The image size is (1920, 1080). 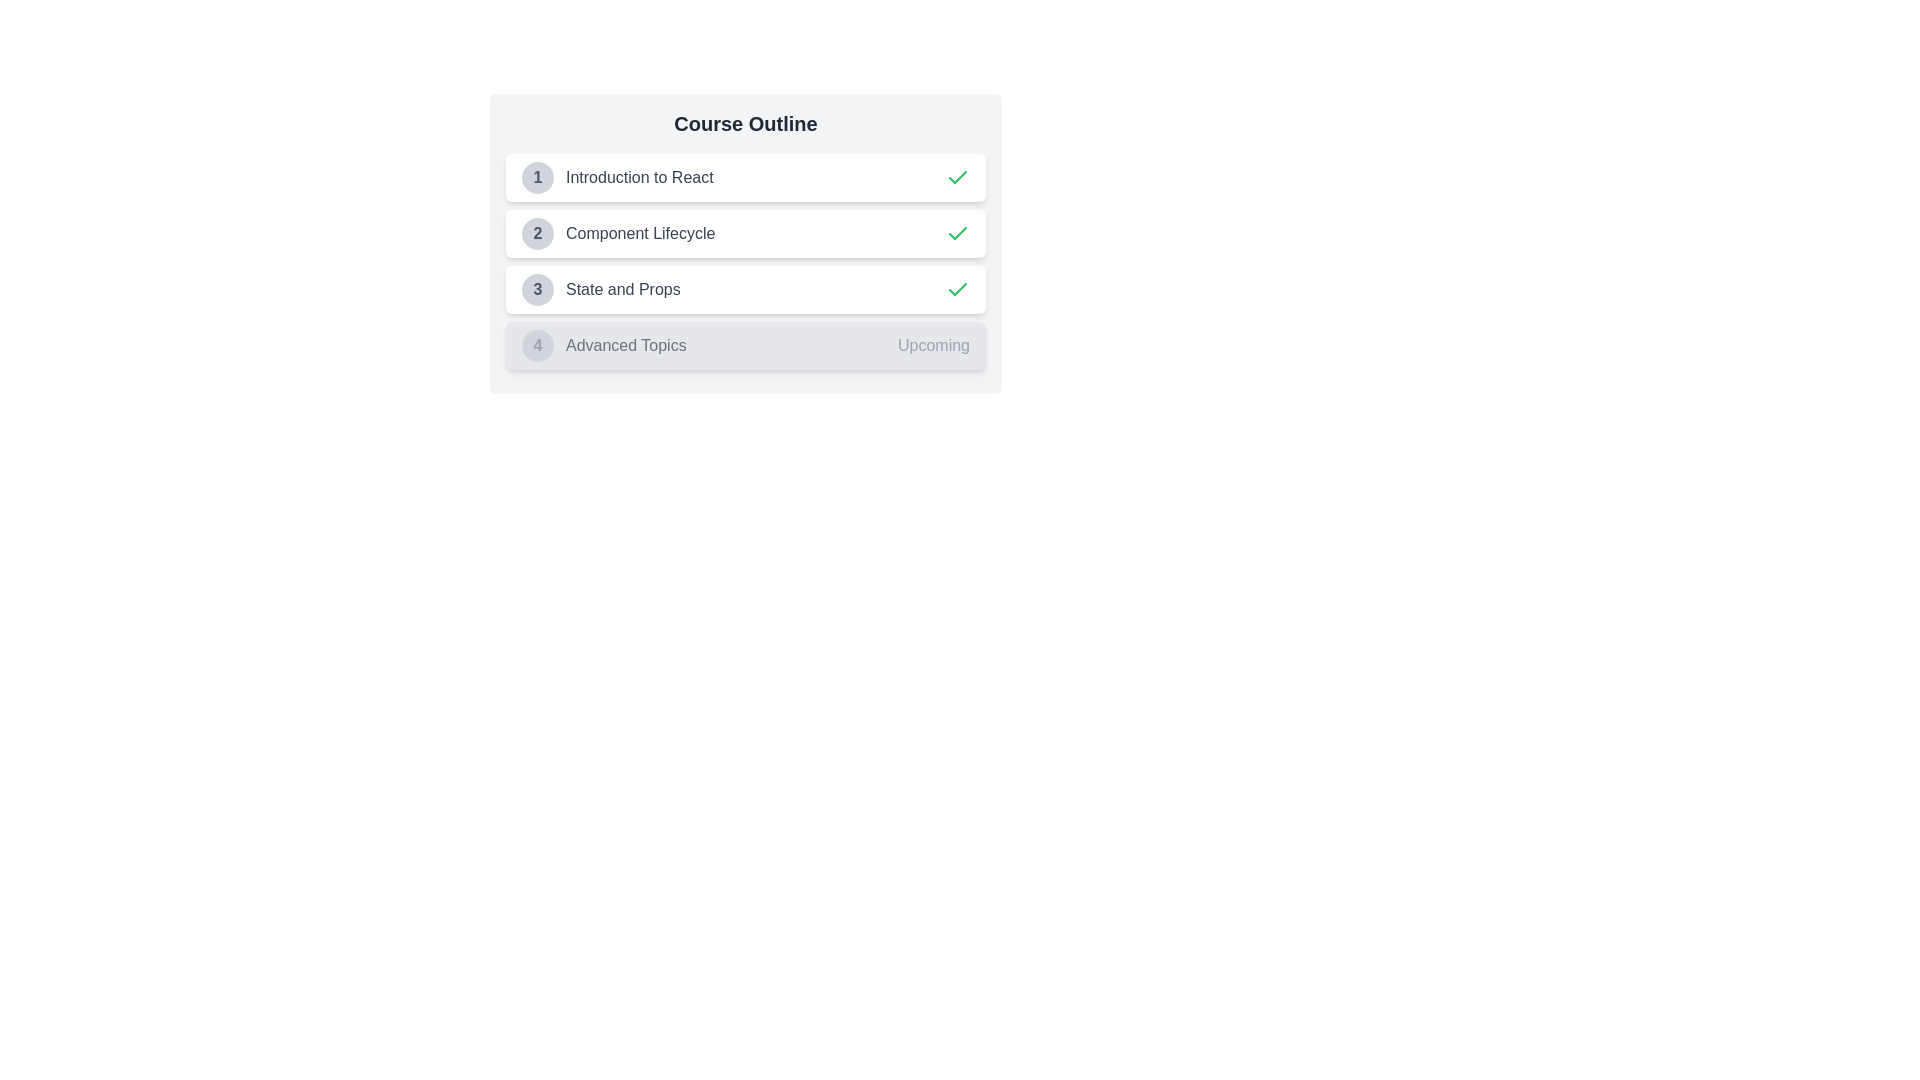 What do you see at coordinates (744, 345) in the screenshot?
I see `to select or highlight the list item labeled 'Advanced Topics' with a status indicator showing 'Upcoming' and the badge number '4'` at bounding box center [744, 345].